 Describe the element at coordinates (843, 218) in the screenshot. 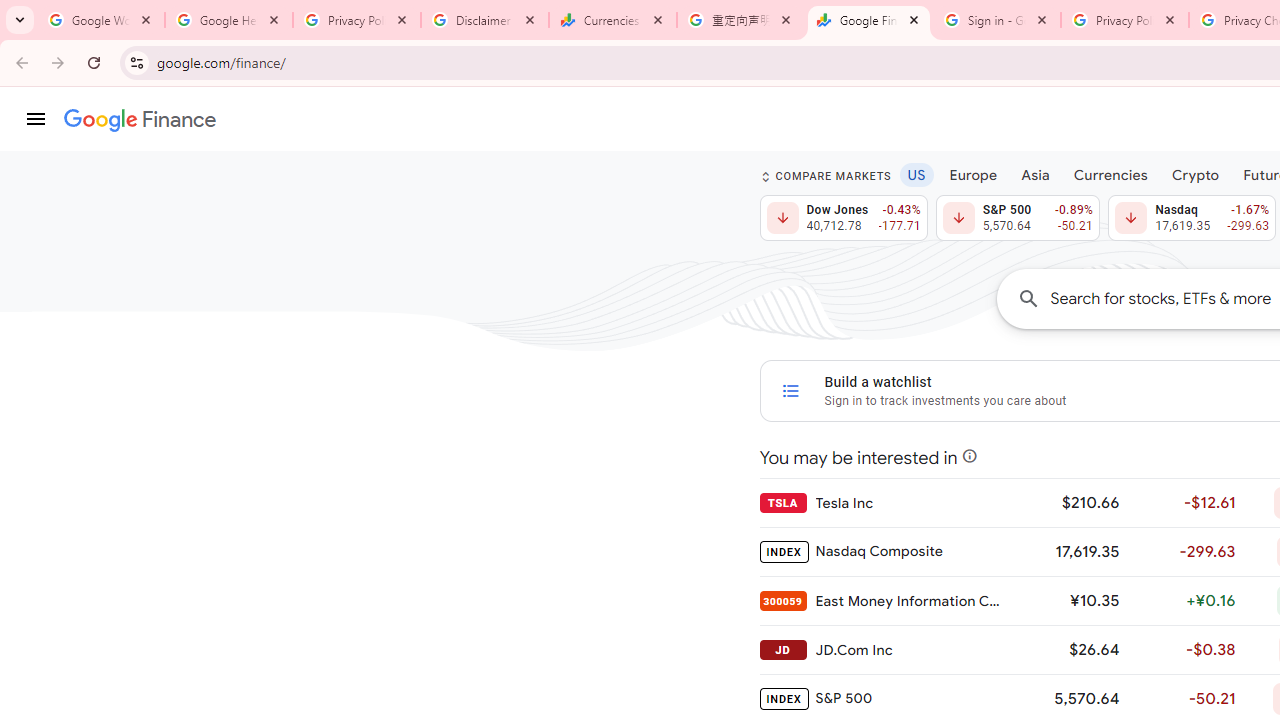

I see `'Dow Jones 40,712.78 Down by 0.43% -177.71'` at that location.